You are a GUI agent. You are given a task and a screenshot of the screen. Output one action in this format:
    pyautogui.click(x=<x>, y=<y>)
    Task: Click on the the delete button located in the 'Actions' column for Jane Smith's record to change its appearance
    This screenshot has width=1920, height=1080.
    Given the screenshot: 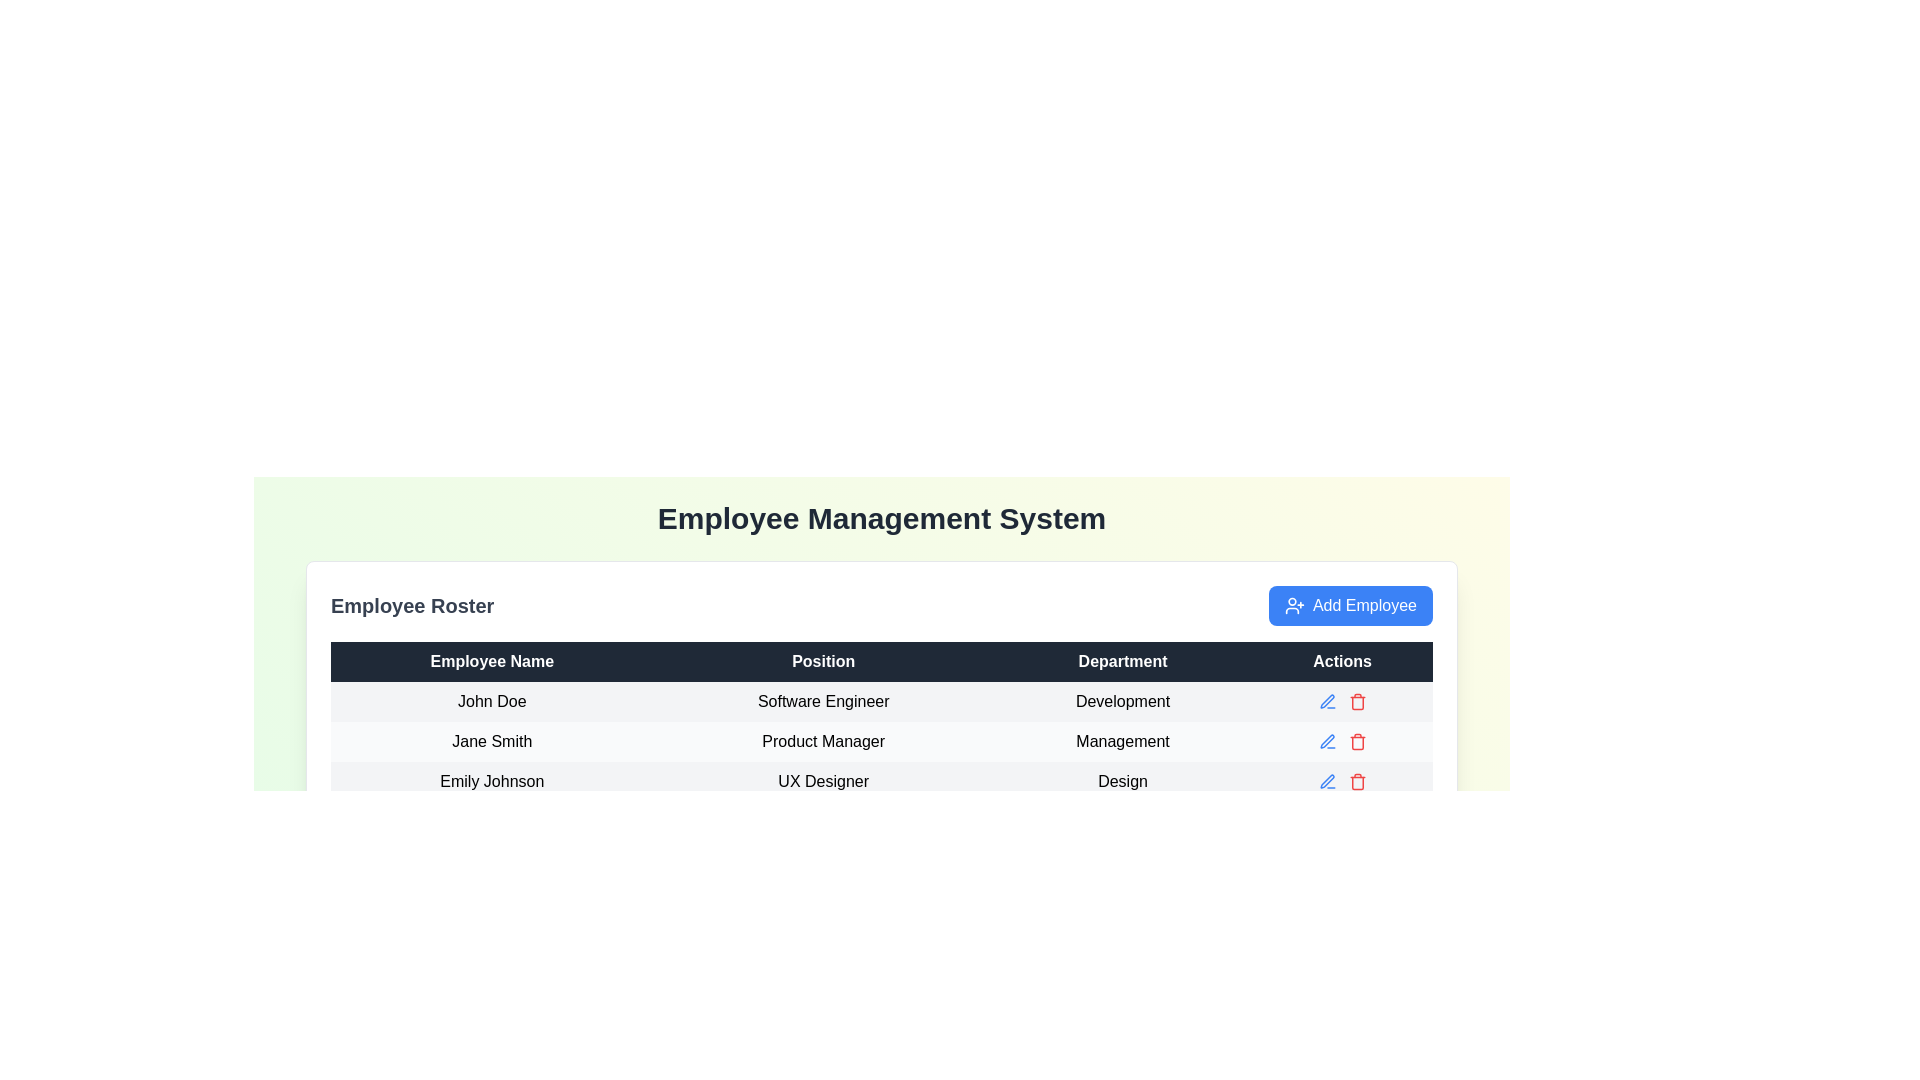 What is the action you would take?
    pyautogui.click(x=1357, y=741)
    